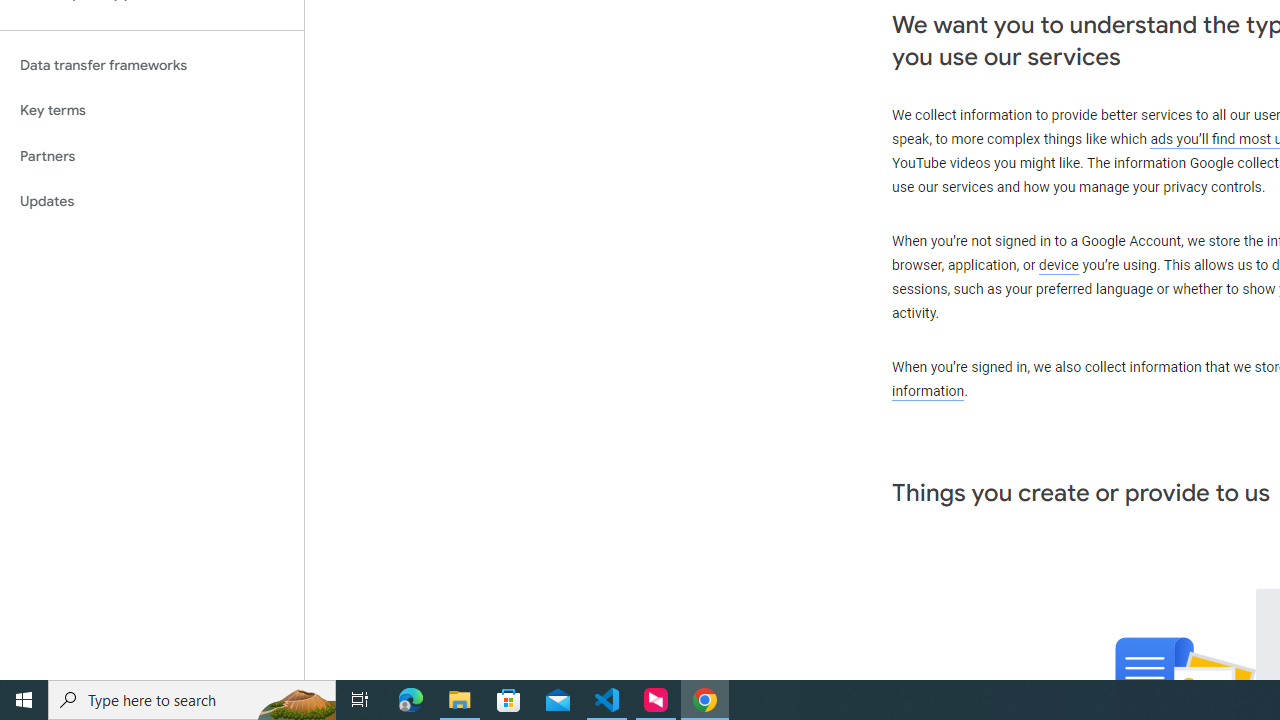 Image resolution: width=1280 pixels, height=720 pixels. Describe the element at coordinates (24, 698) in the screenshot. I see `'Start'` at that location.